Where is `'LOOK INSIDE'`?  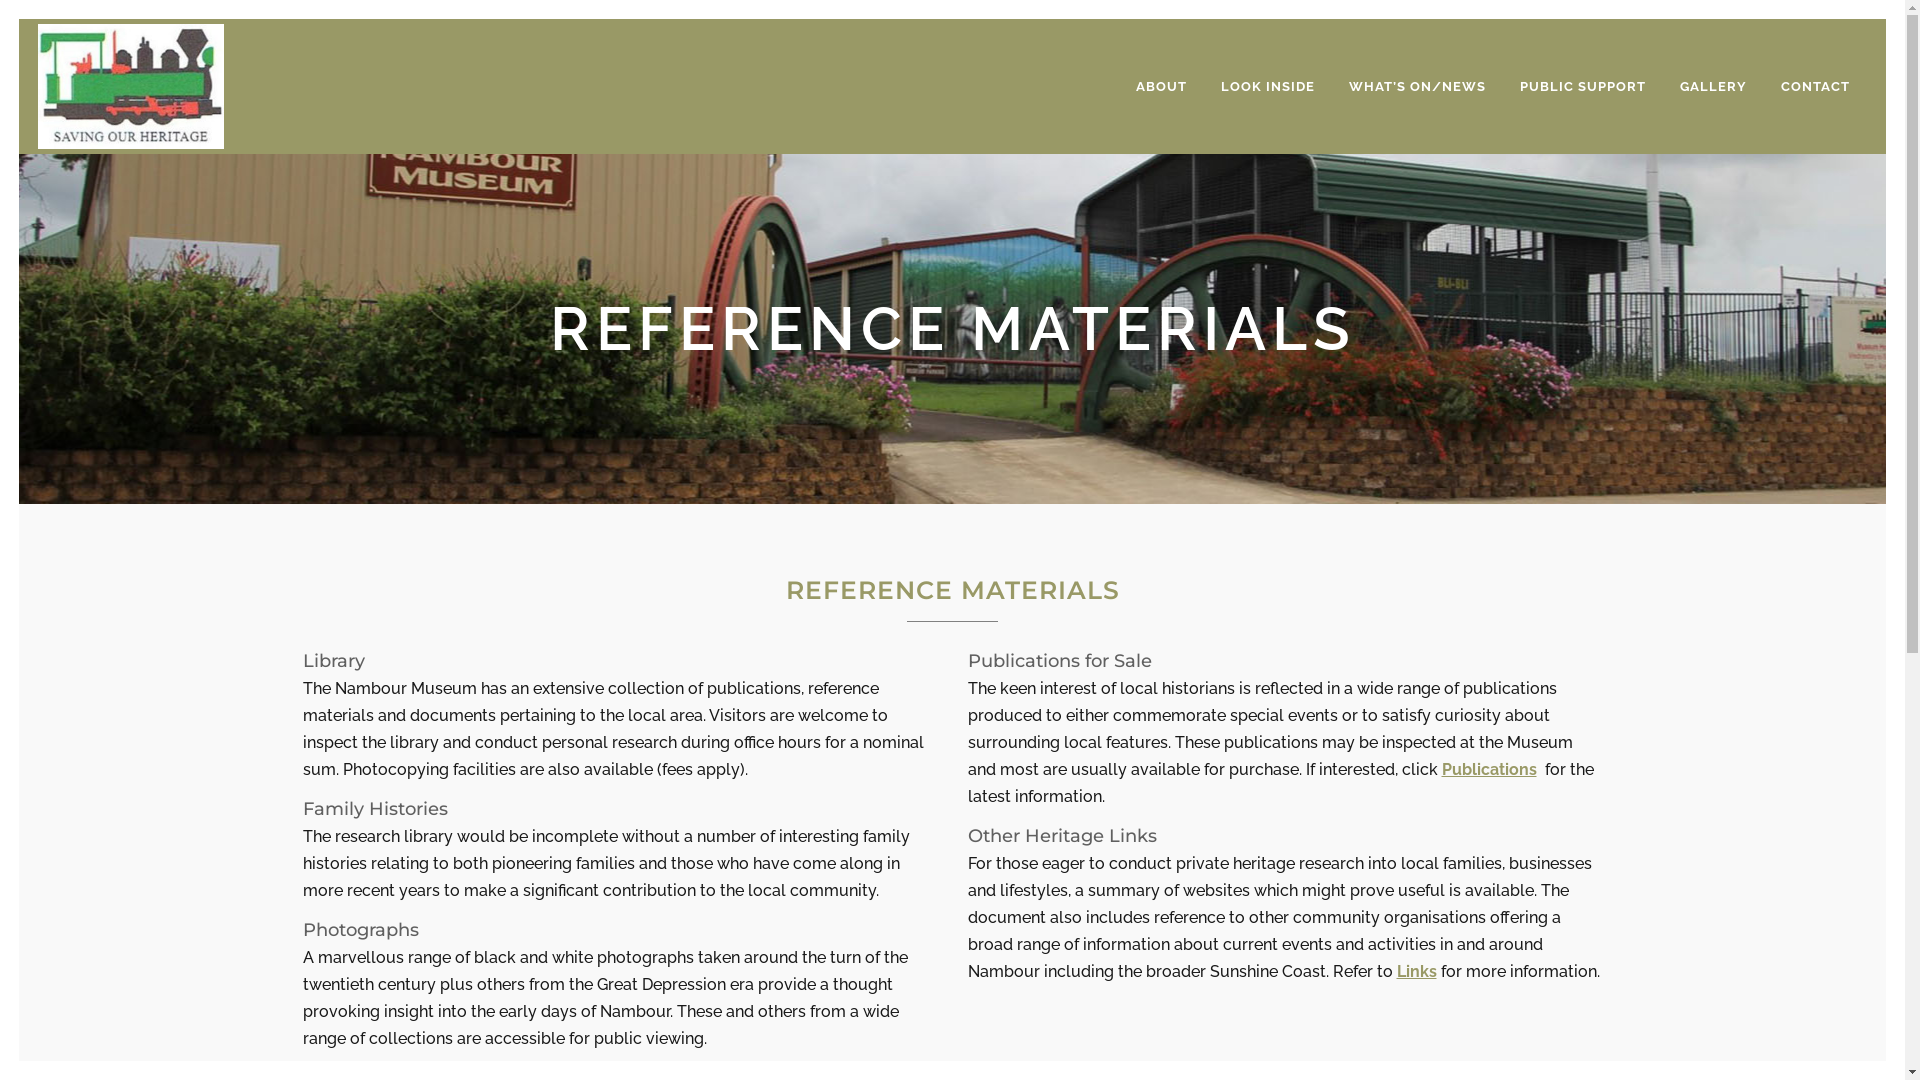 'LOOK INSIDE' is located at coordinates (1266, 85).